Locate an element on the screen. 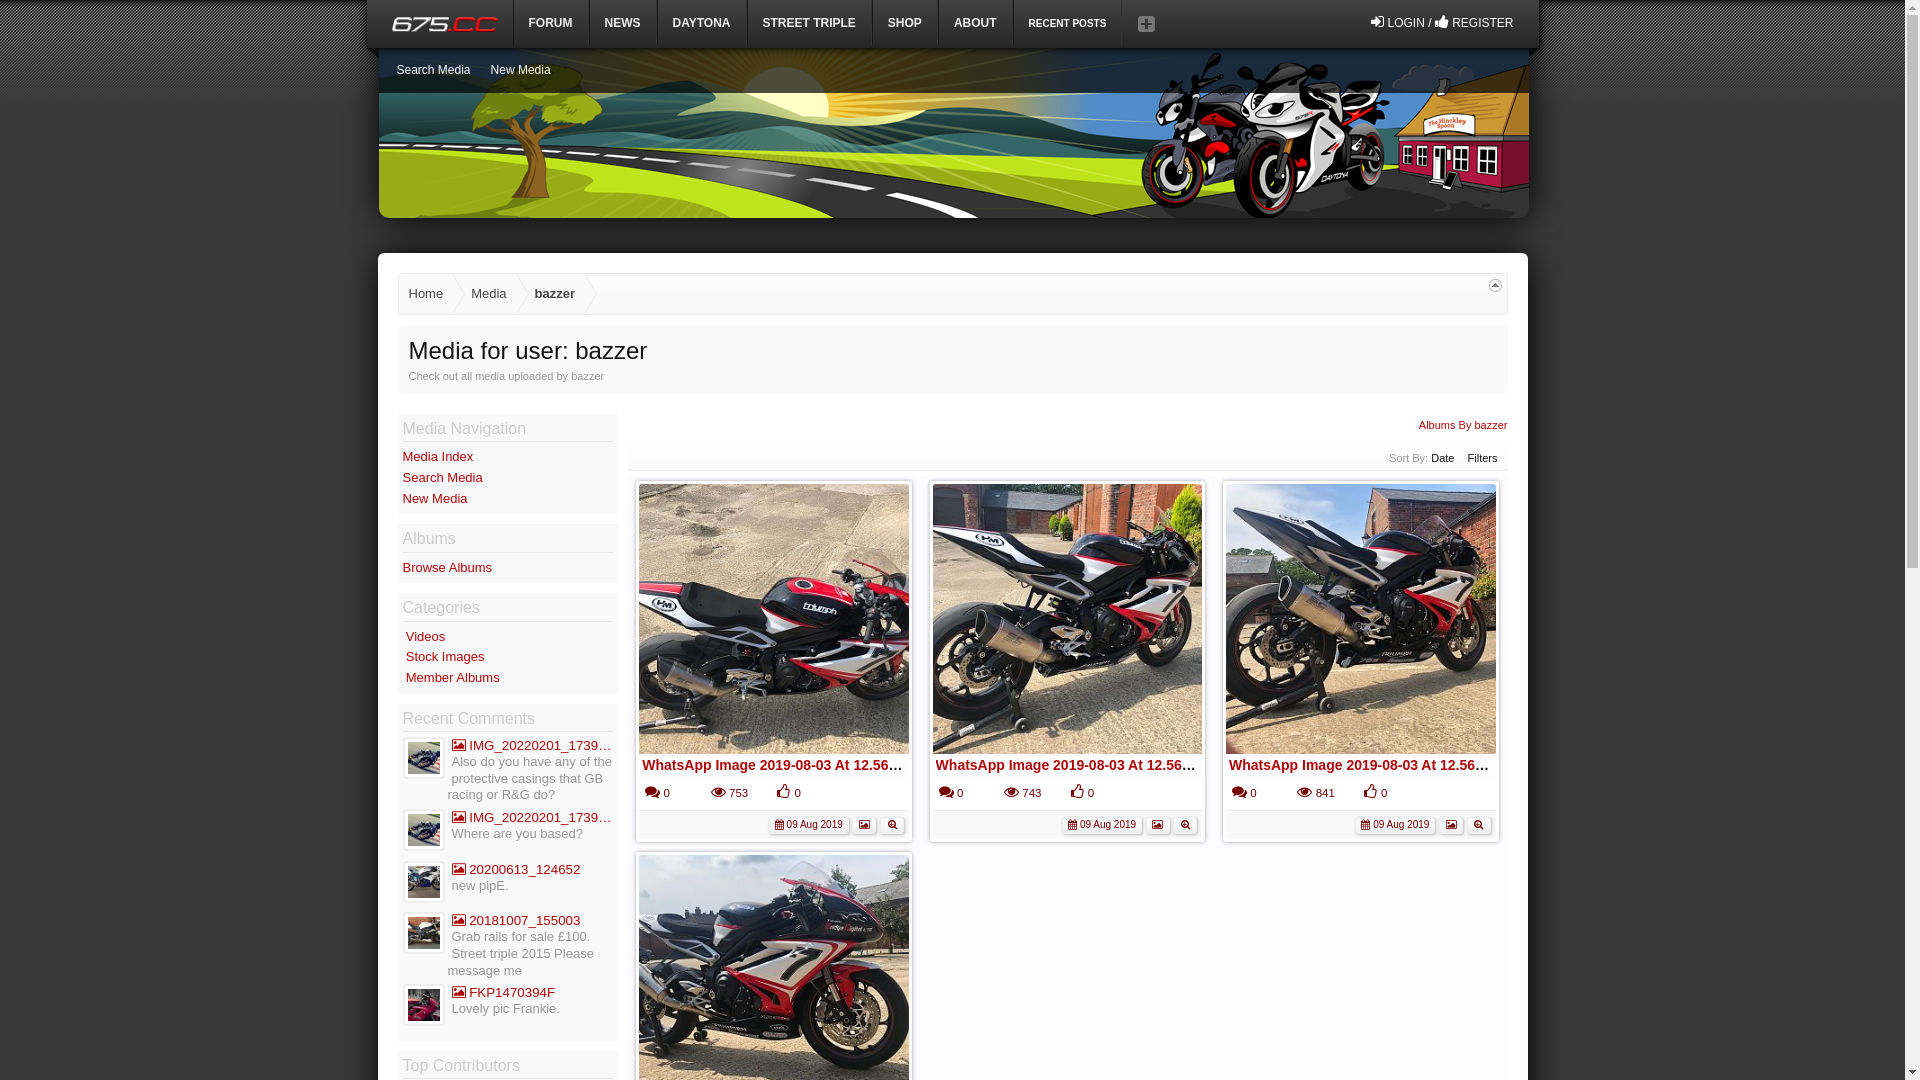 This screenshot has width=1920, height=1080. 'Comments' is located at coordinates (652, 790).